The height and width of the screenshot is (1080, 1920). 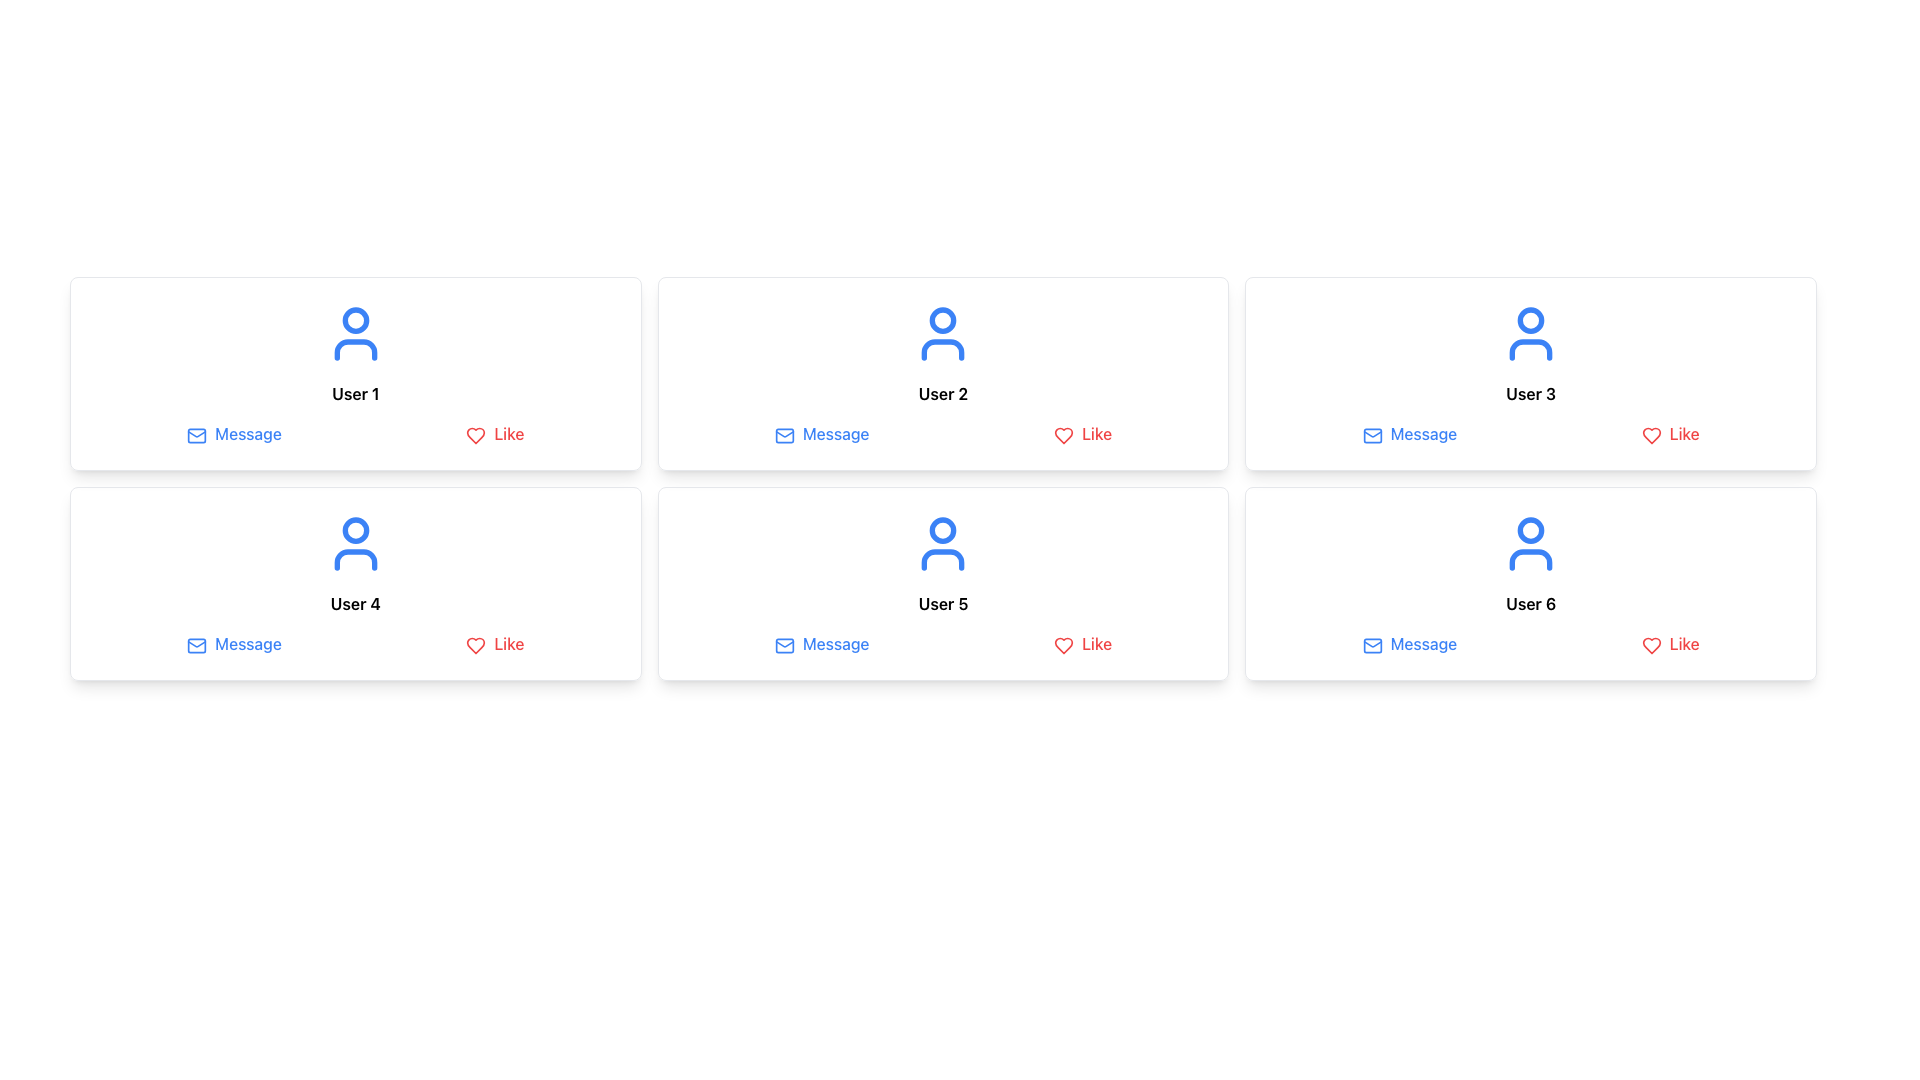 What do you see at coordinates (783, 433) in the screenshot?
I see `the inner decorative detail of the envelope icon in the 'Message' button for 'User 2'` at bounding box center [783, 433].